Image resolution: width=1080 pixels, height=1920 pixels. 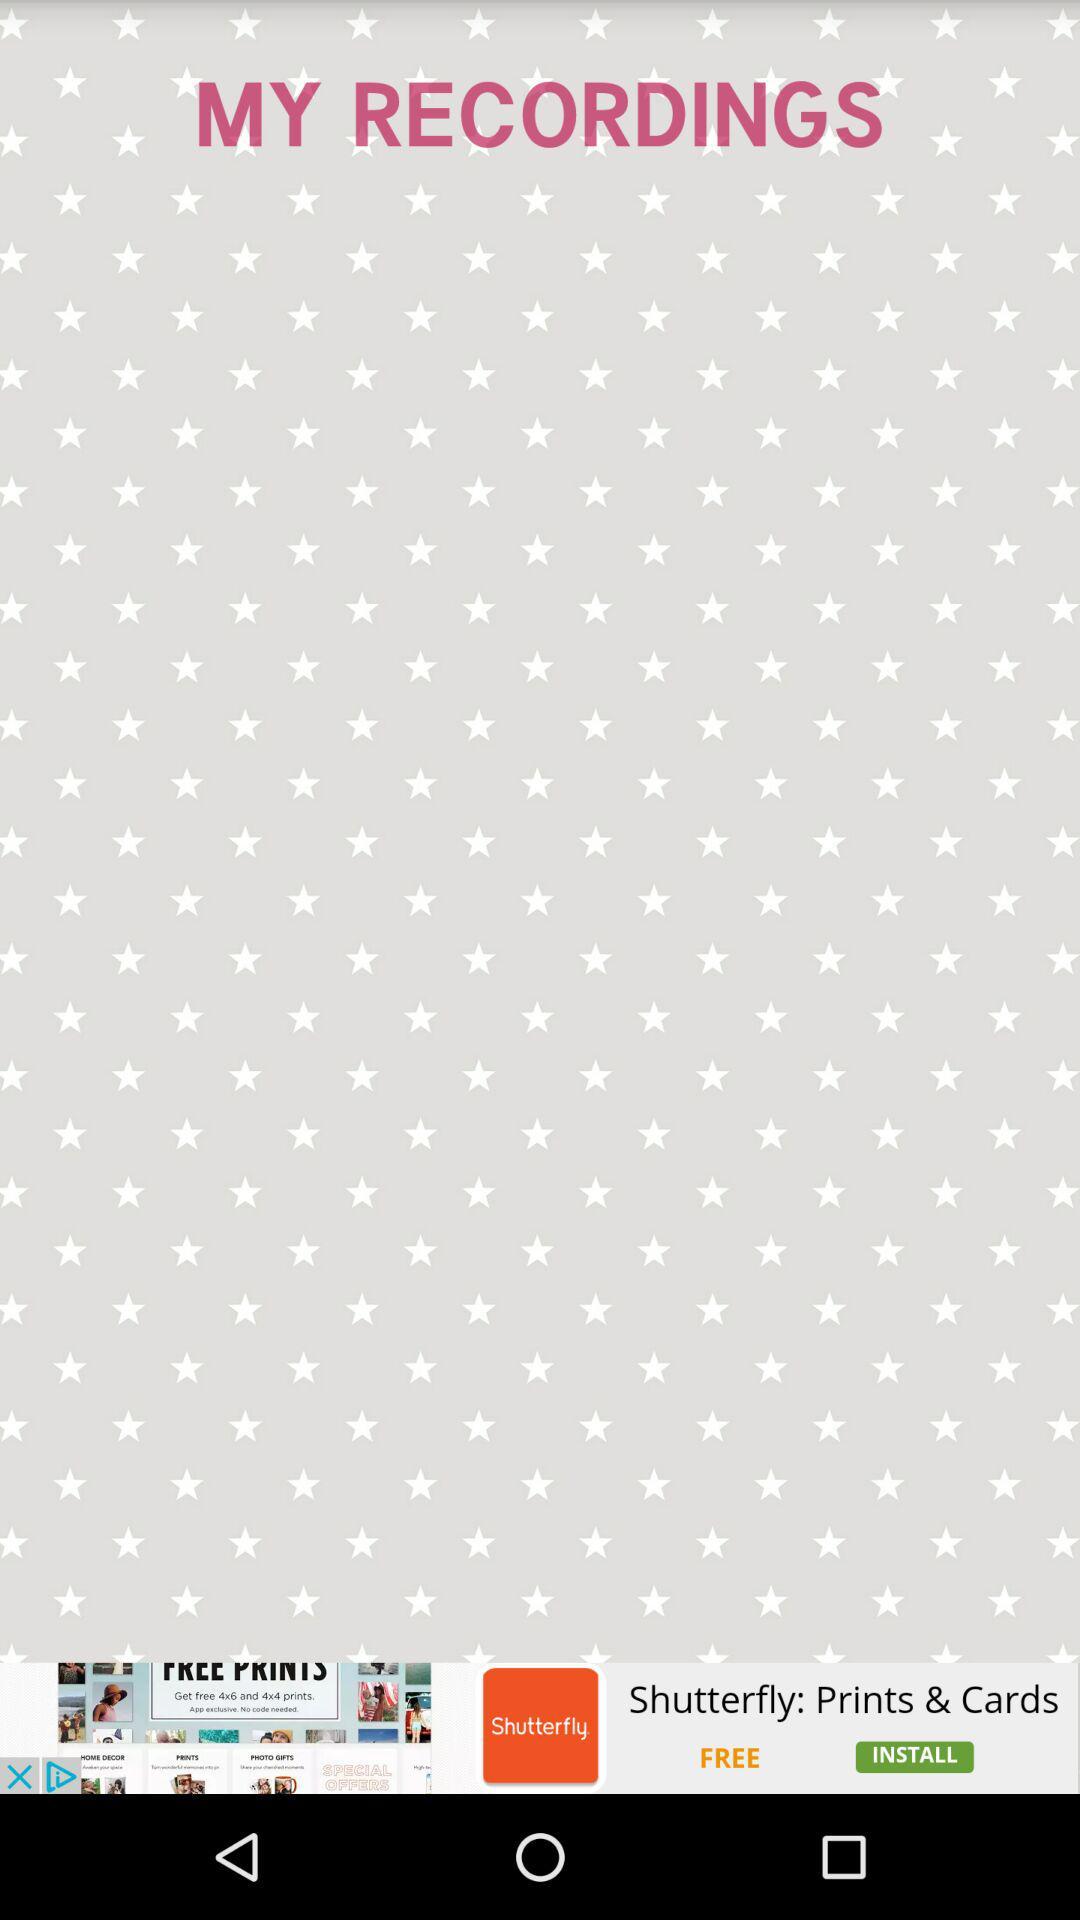 I want to click on banner advertisement for shutterfly, so click(x=540, y=1727).